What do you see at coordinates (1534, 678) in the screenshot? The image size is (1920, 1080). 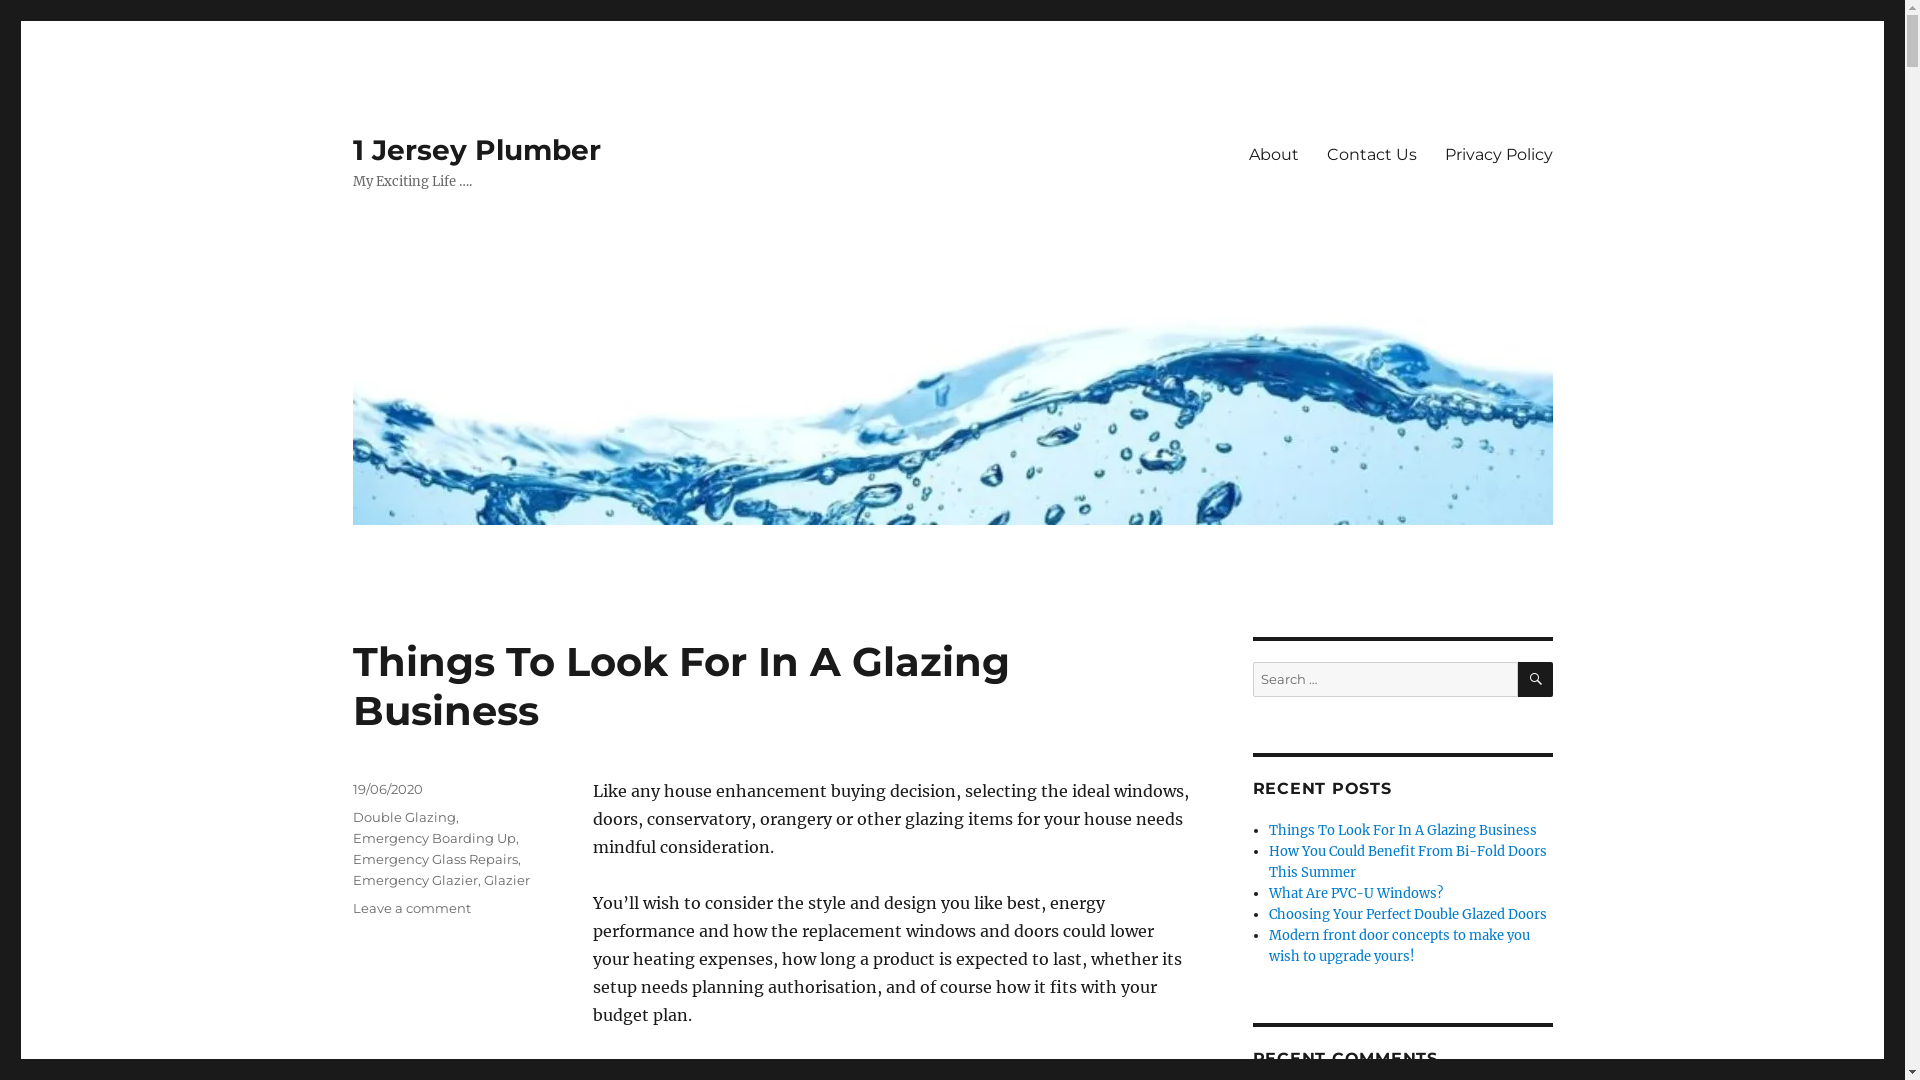 I see `'SEARCH'` at bounding box center [1534, 678].